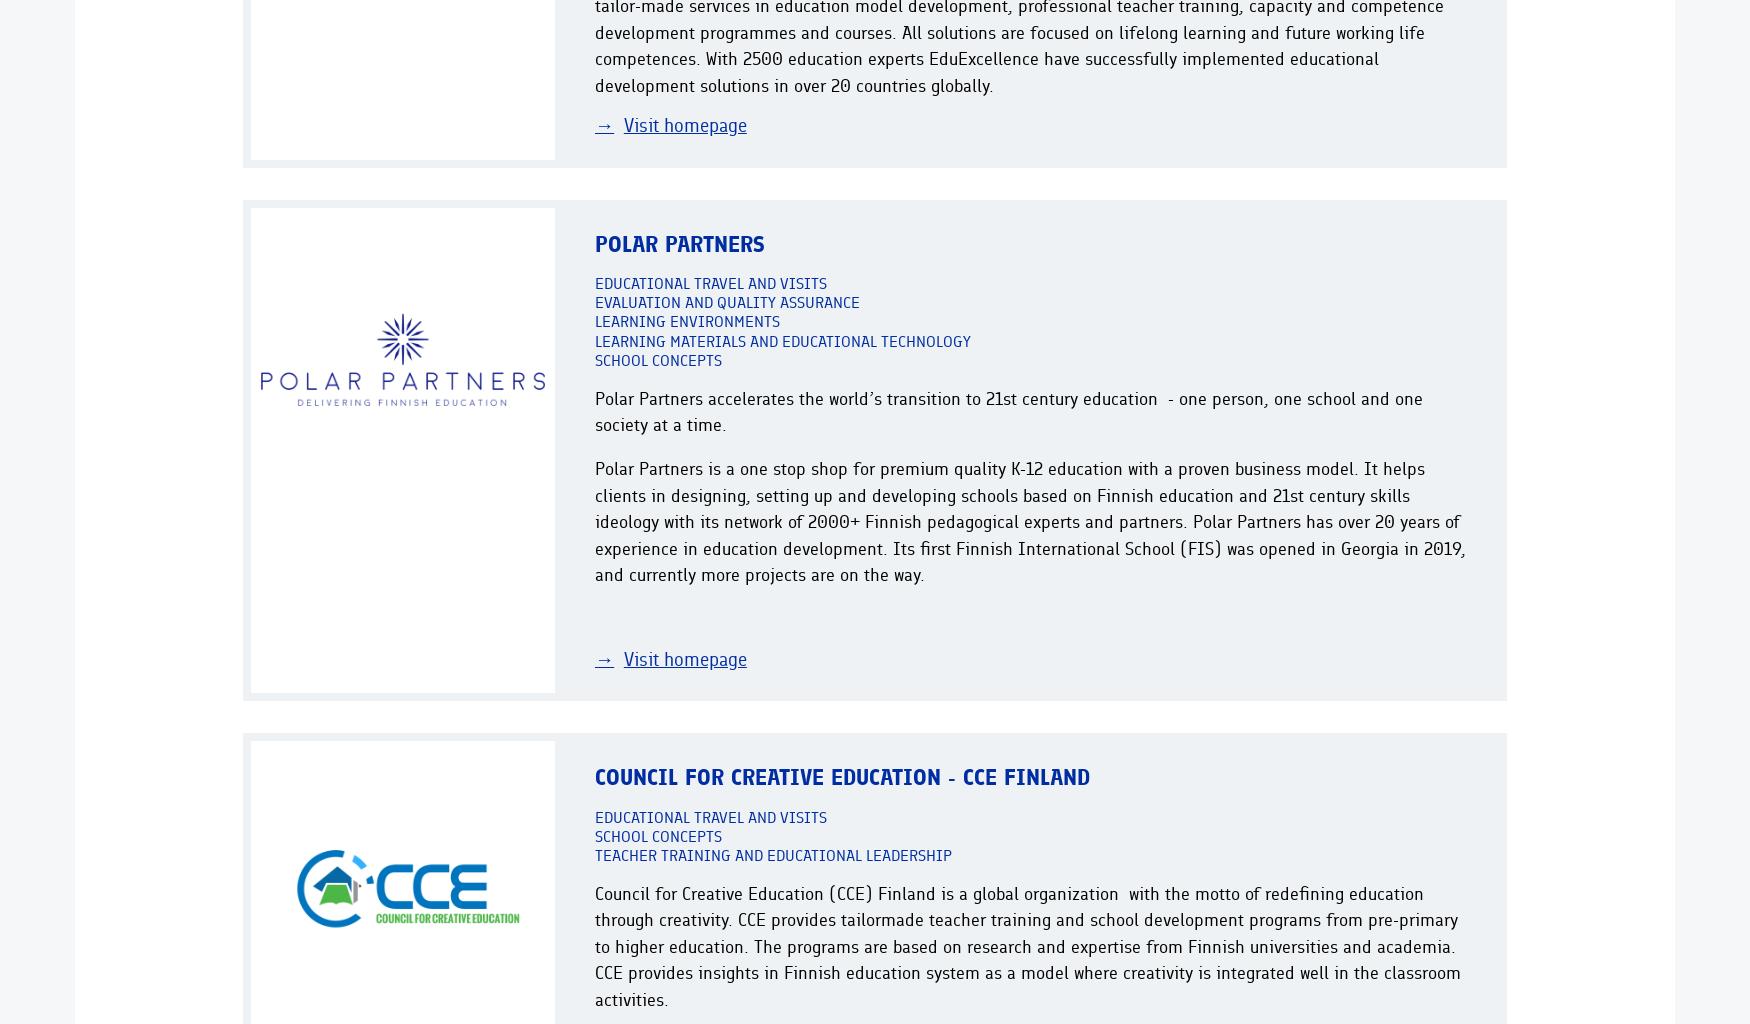 The width and height of the screenshot is (1750, 1024). What do you see at coordinates (727, 301) in the screenshot?
I see `'Evaluation and quality assurance'` at bounding box center [727, 301].